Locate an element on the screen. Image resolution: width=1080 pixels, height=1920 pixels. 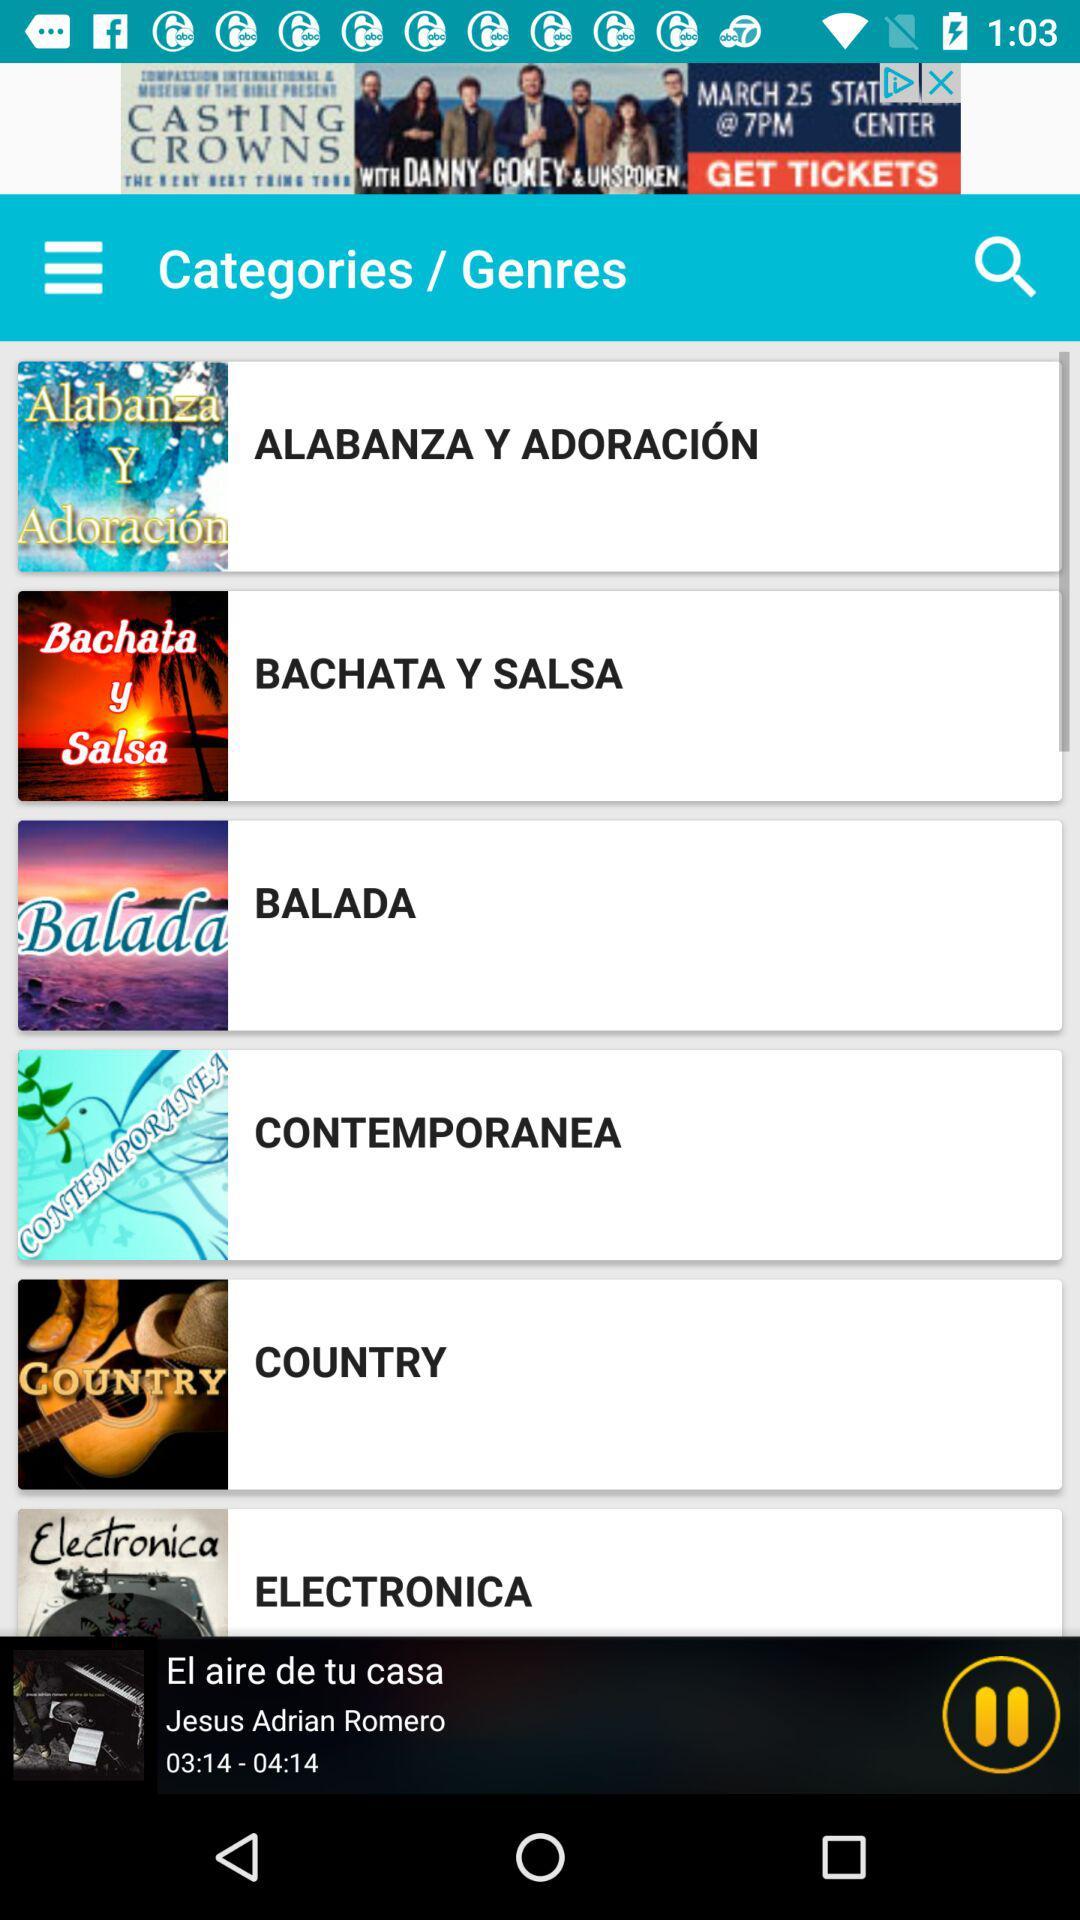
the pause icon is located at coordinates (1001, 1714).